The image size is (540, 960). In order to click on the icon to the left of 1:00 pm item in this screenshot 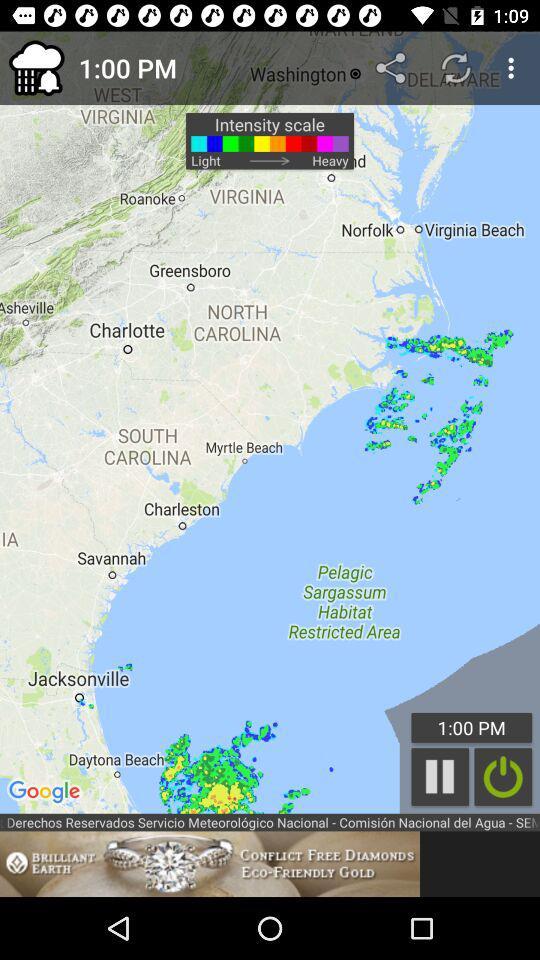, I will do `click(36, 68)`.